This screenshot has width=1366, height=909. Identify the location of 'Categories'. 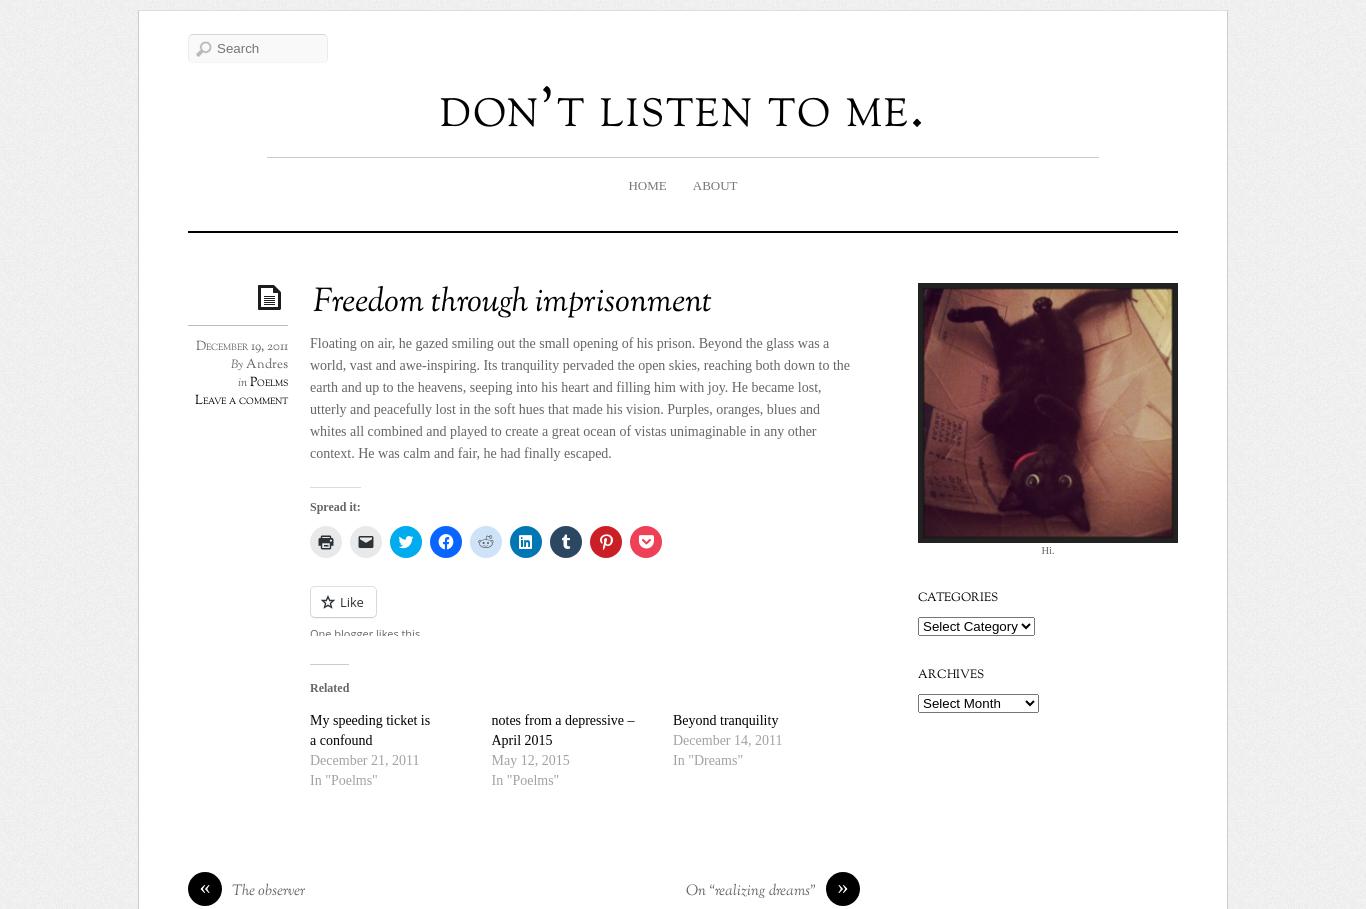
(957, 597).